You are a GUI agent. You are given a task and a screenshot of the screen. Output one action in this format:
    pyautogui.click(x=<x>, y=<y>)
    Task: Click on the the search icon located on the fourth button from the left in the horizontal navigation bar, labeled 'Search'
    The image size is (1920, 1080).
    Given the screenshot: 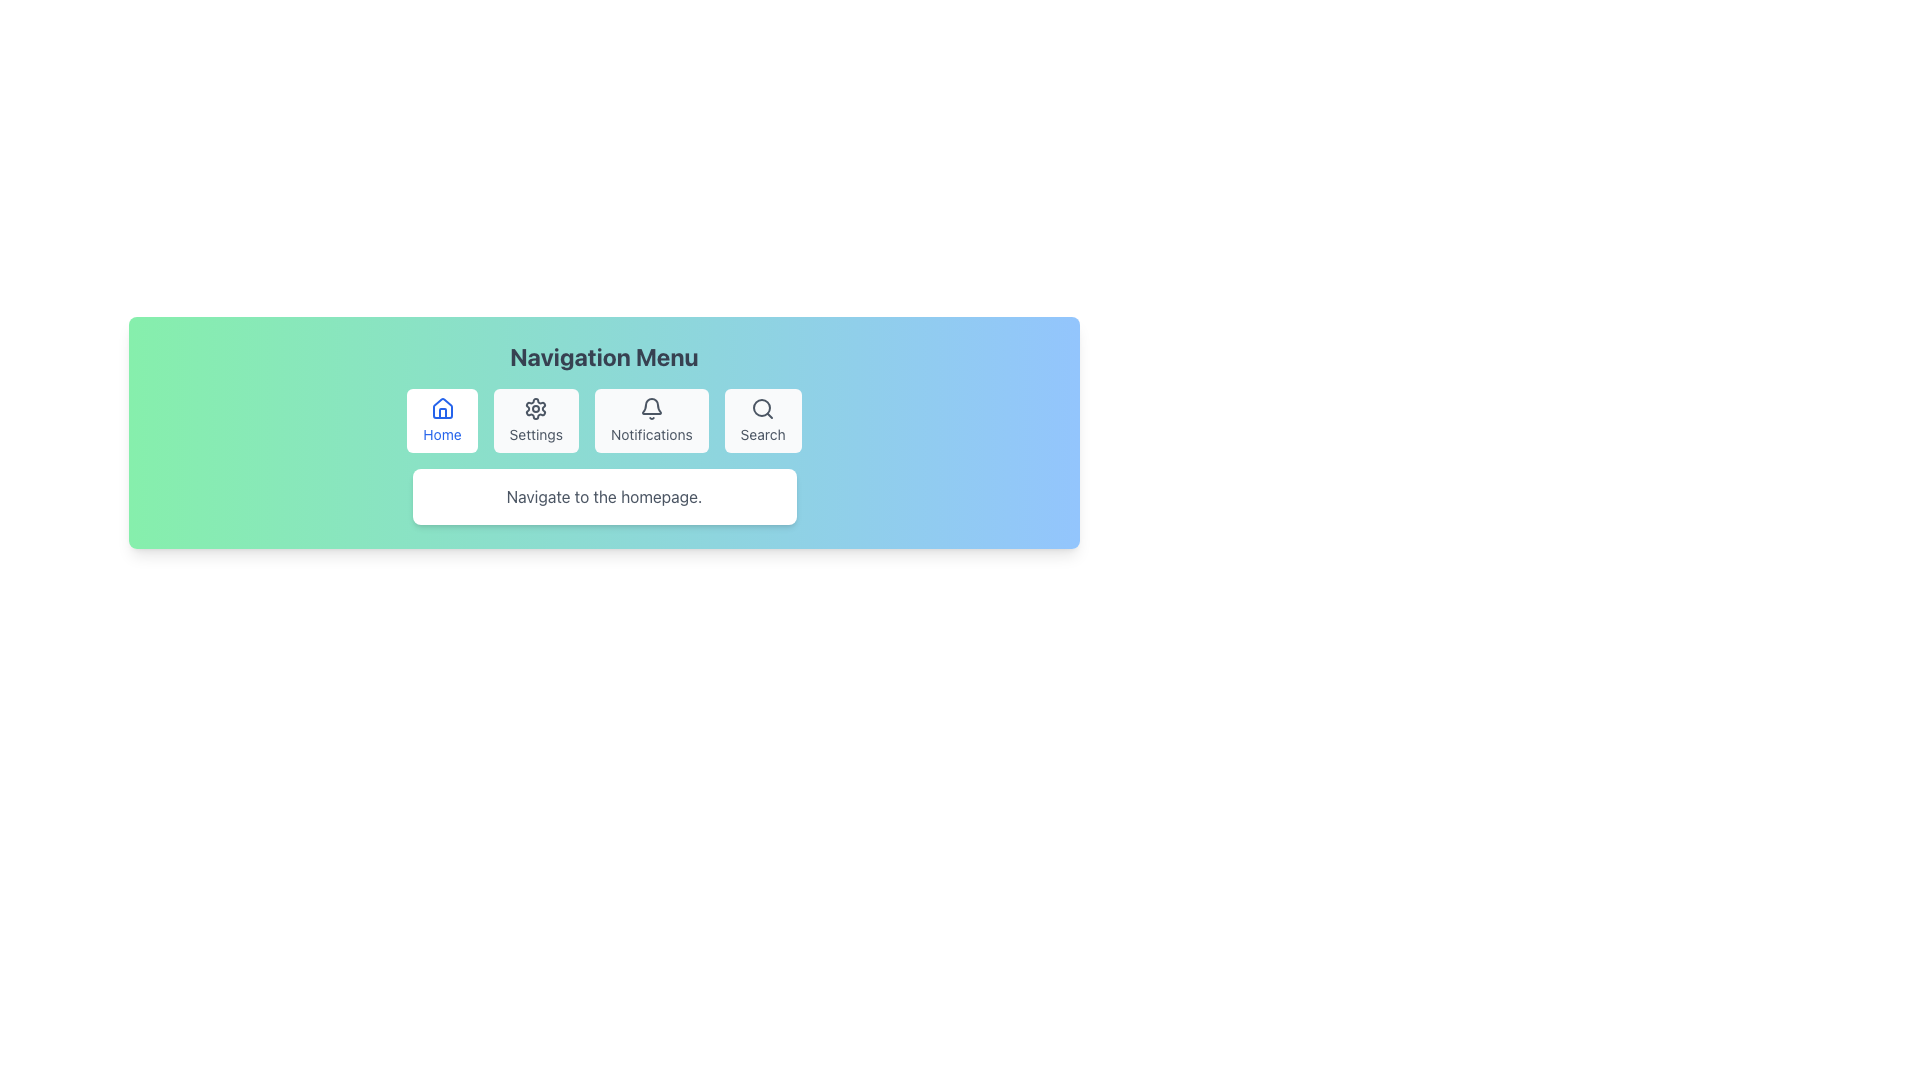 What is the action you would take?
    pyautogui.click(x=762, y=407)
    